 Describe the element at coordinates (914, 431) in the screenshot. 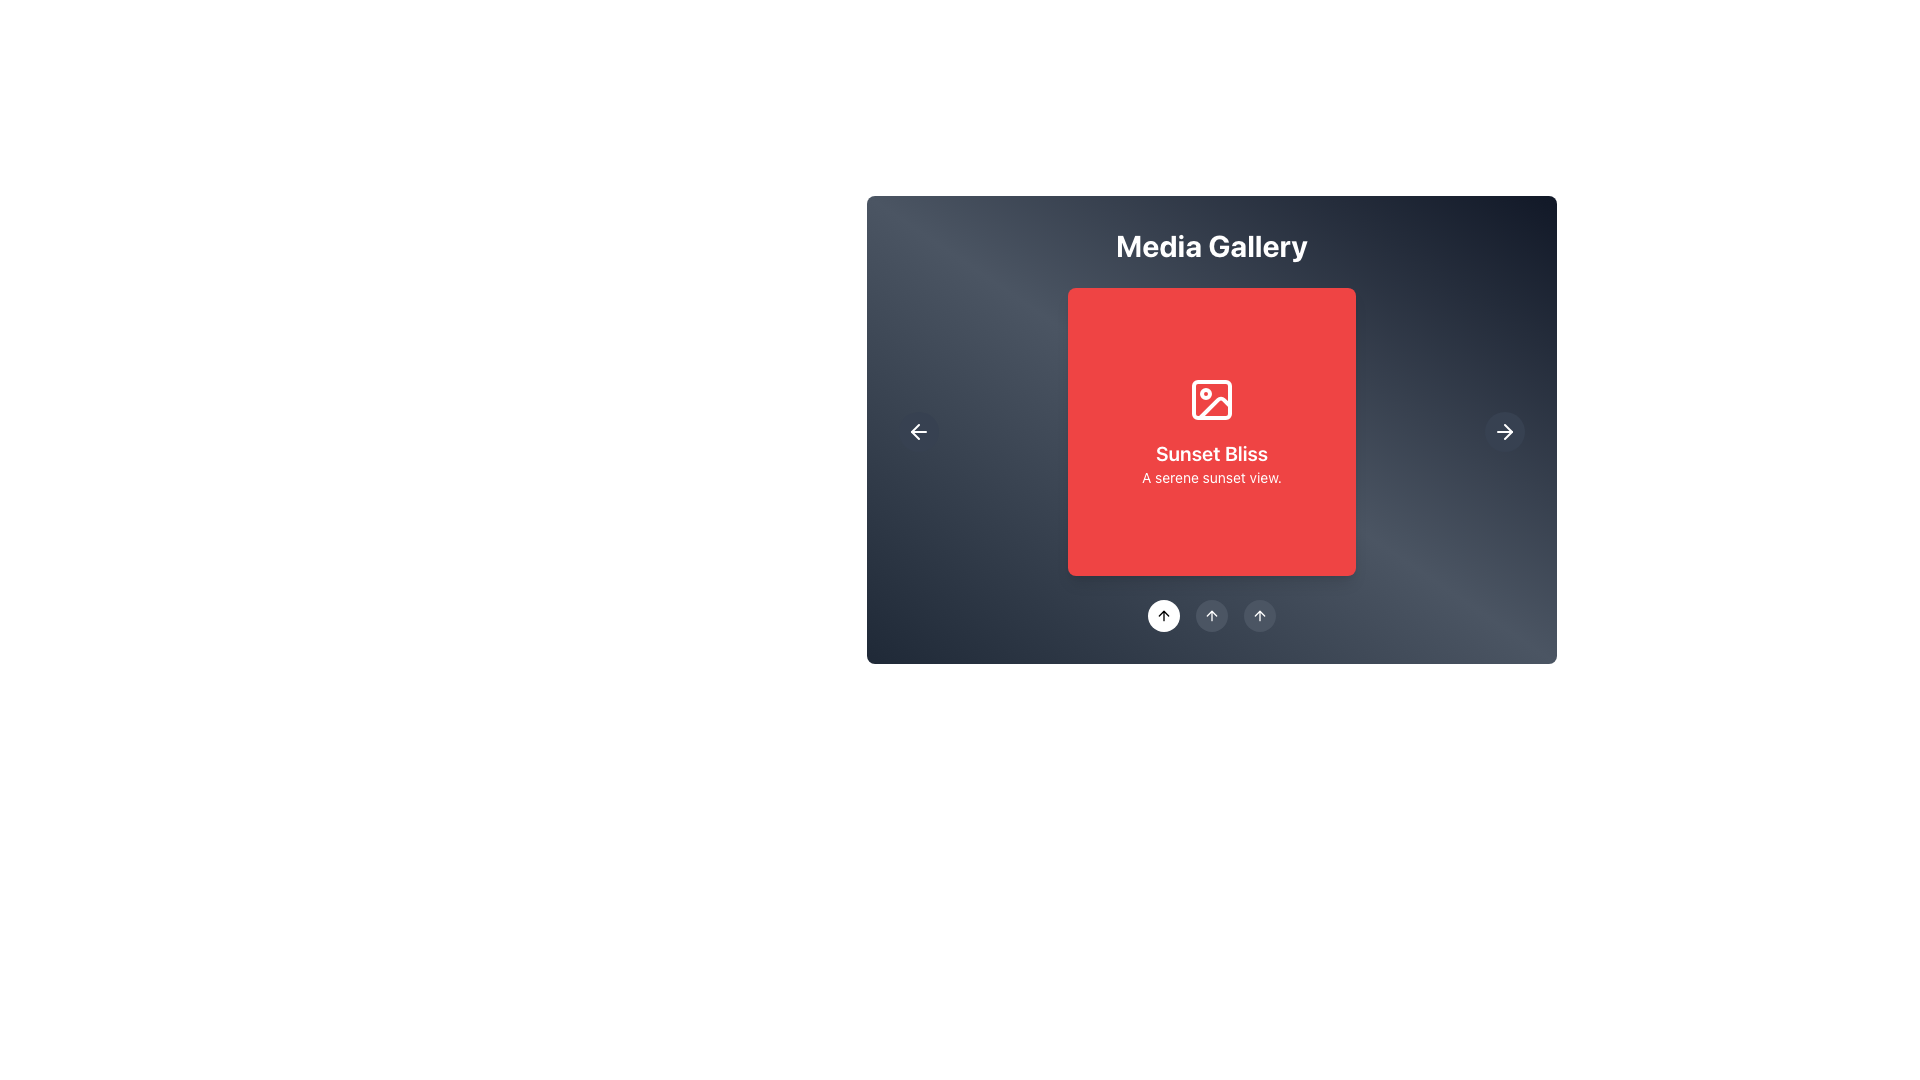

I see `the left-pointing chevron icon` at that location.